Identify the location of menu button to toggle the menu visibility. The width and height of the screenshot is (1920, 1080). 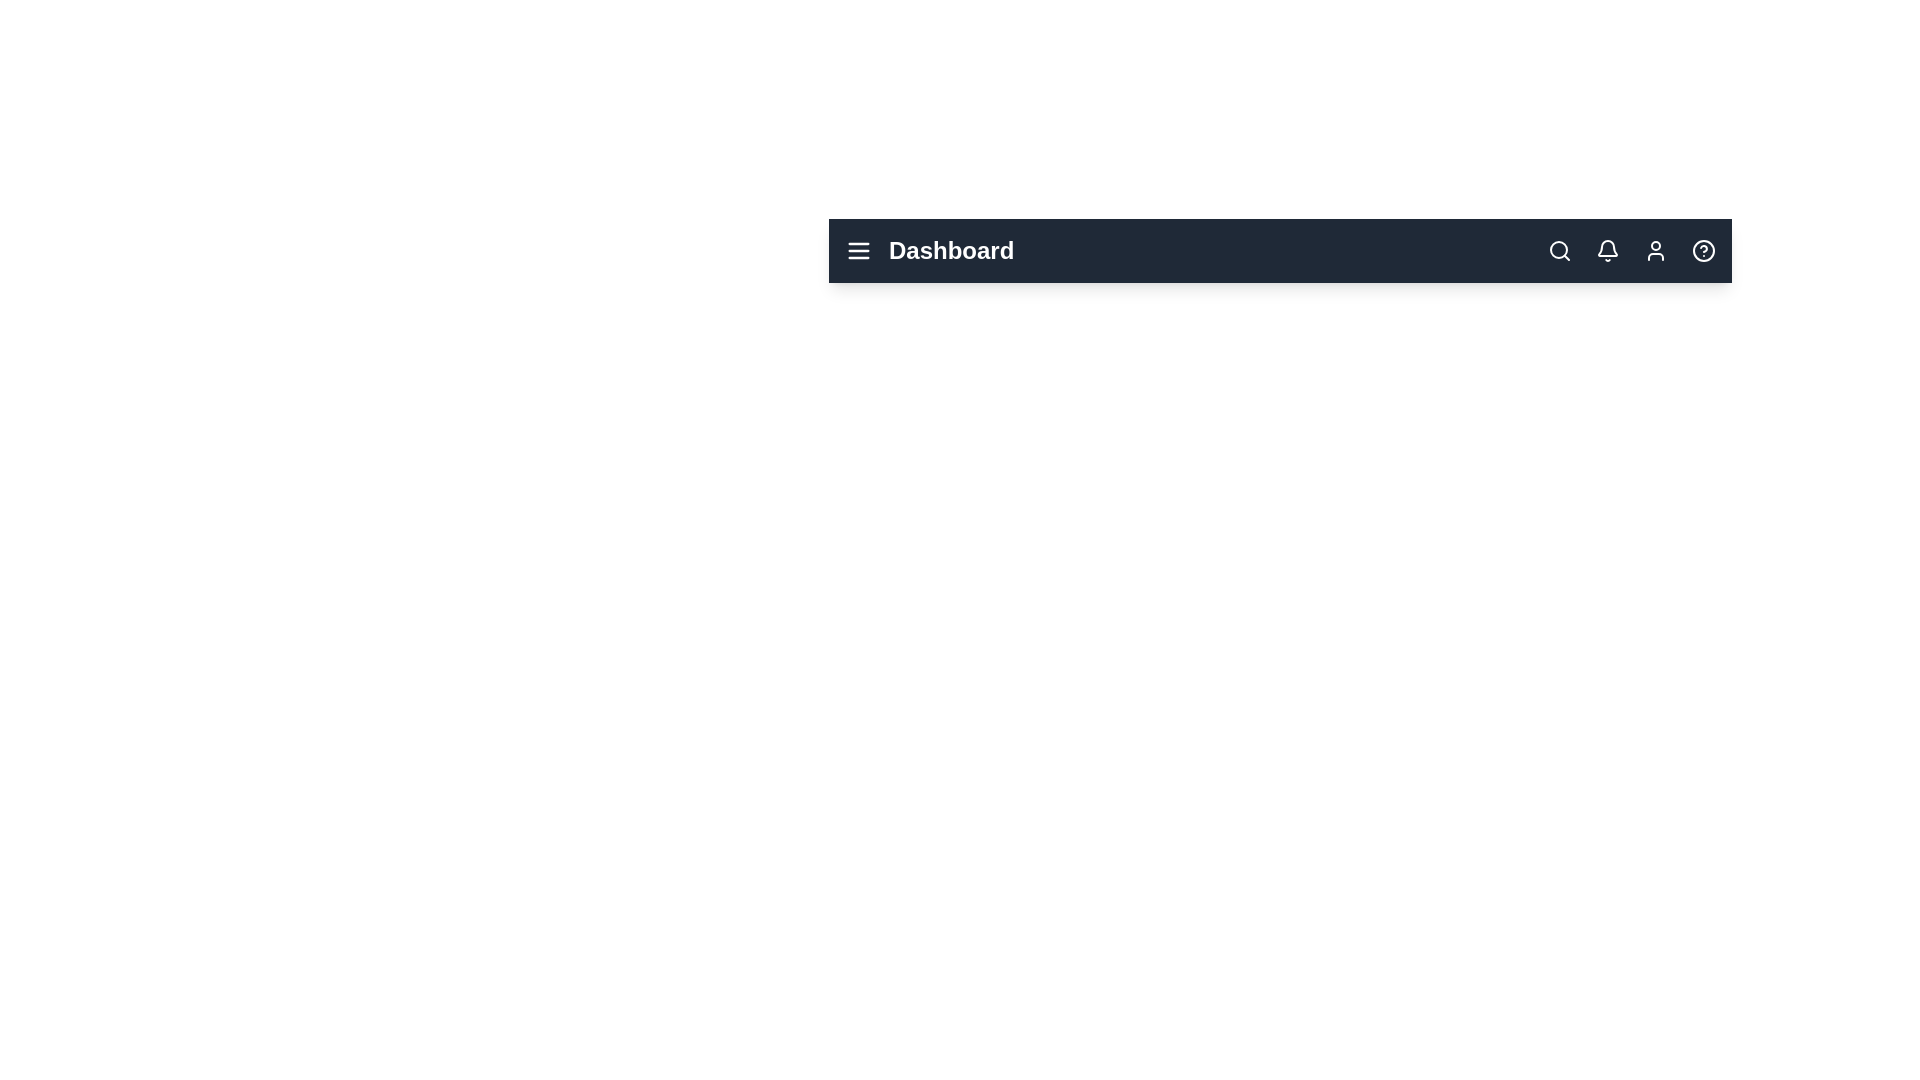
(859, 249).